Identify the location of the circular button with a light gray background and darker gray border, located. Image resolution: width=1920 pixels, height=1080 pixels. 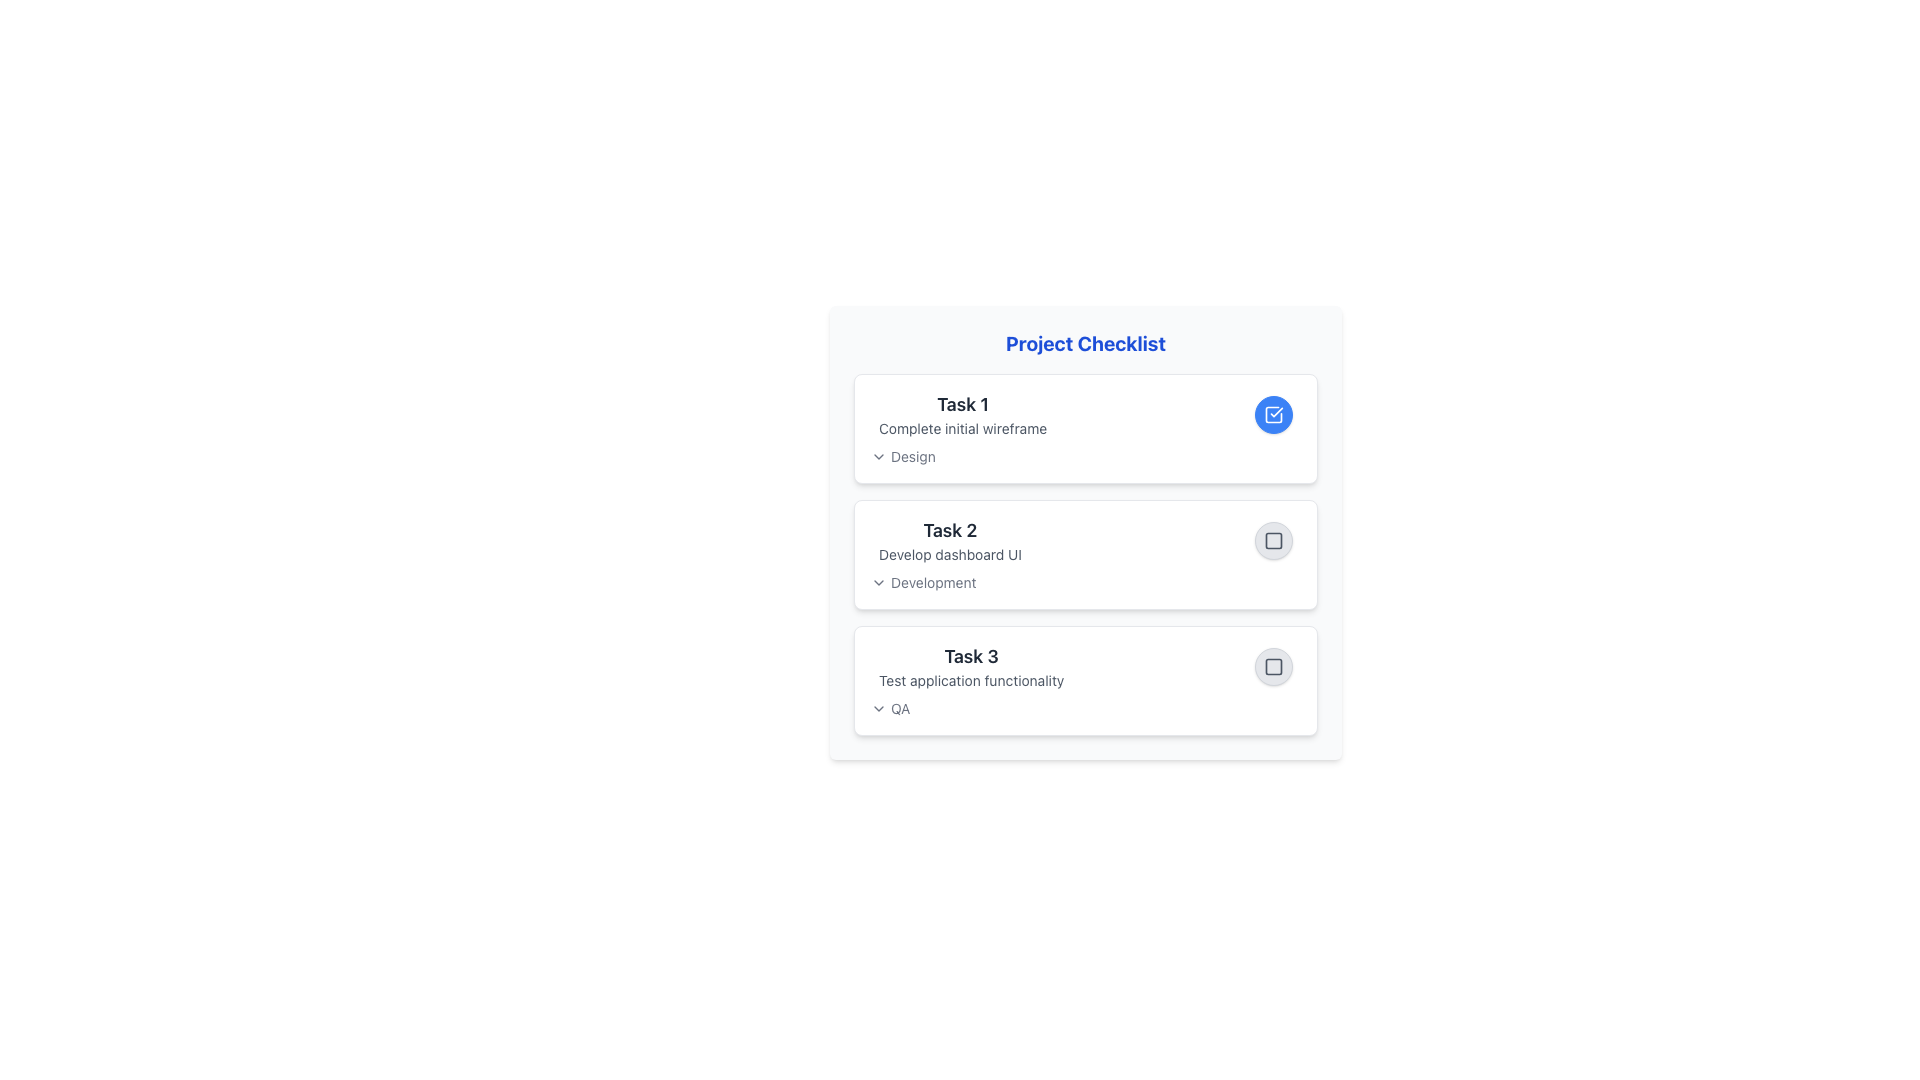
(1272, 667).